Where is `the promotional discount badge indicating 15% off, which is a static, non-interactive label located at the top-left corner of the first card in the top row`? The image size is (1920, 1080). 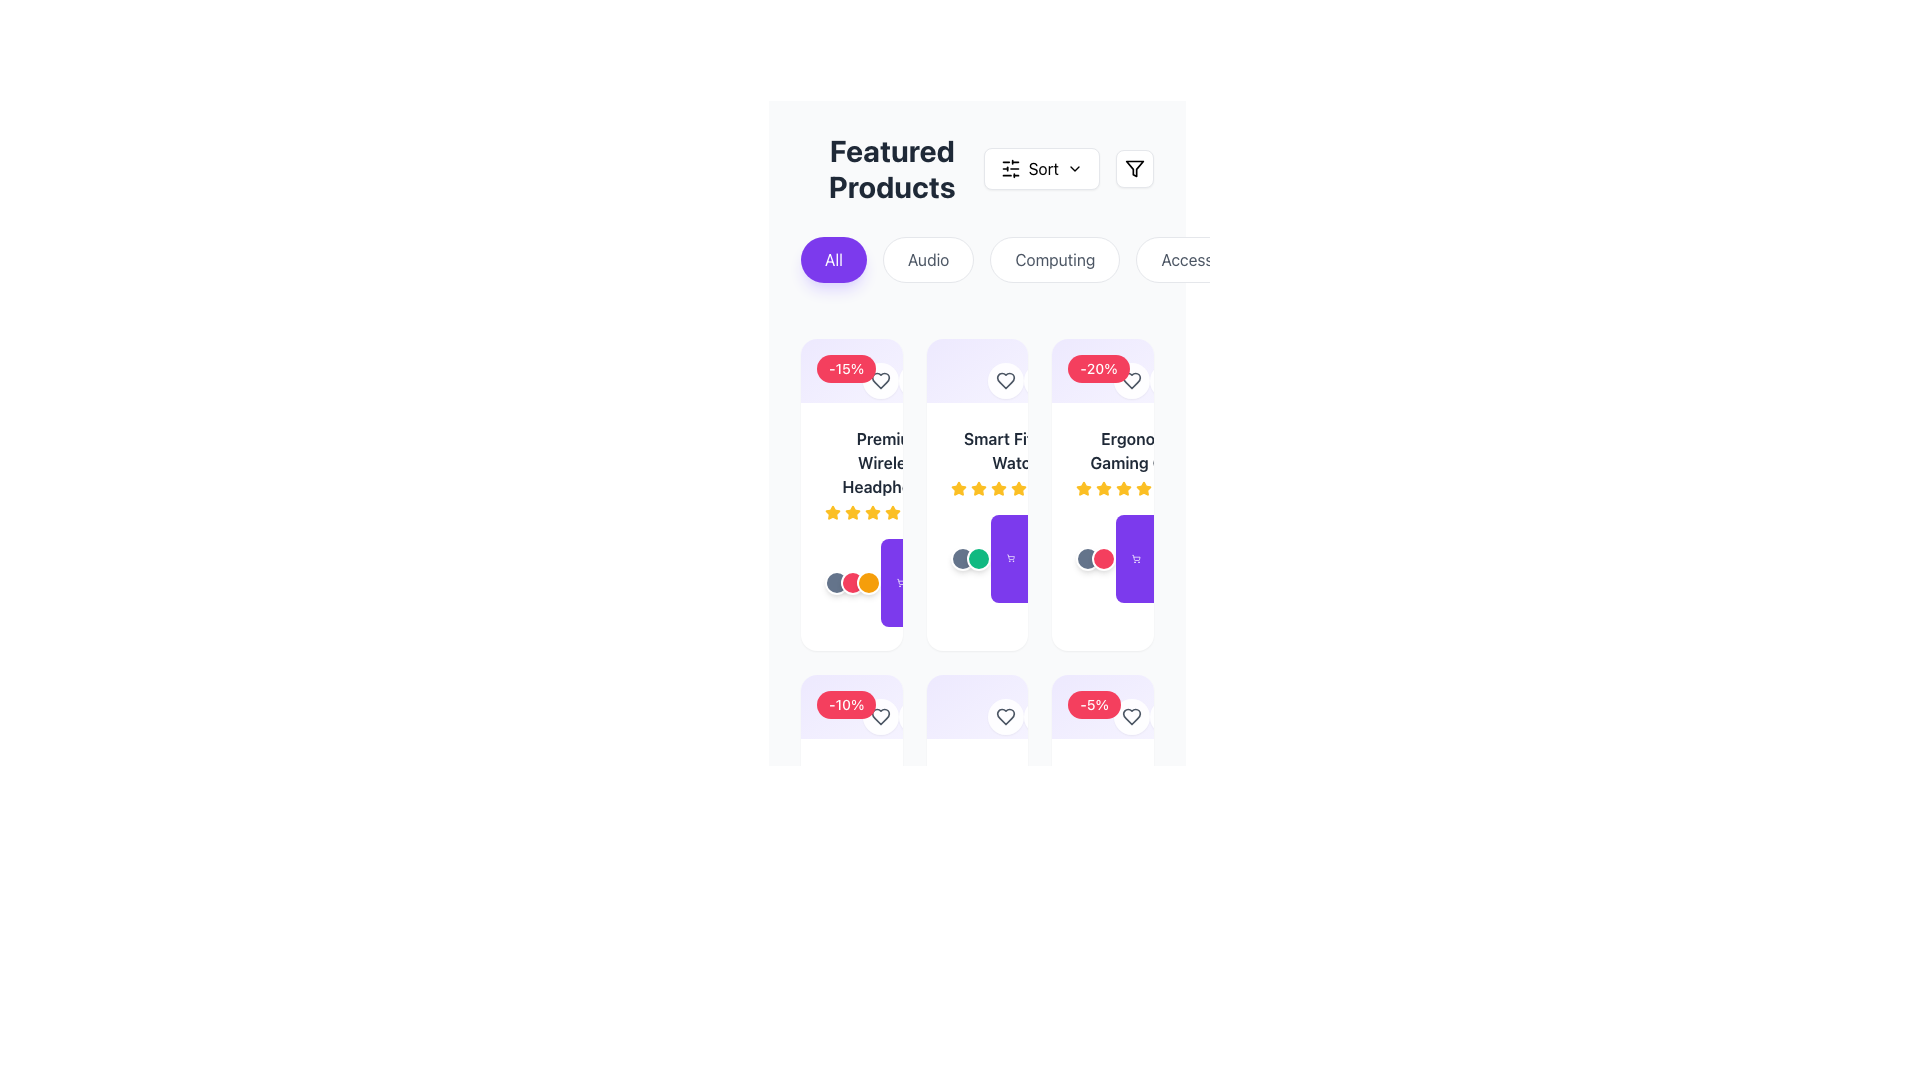
the promotional discount badge indicating 15% off, which is a static, non-interactive label located at the top-left corner of the first card in the top row is located at coordinates (846, 369).